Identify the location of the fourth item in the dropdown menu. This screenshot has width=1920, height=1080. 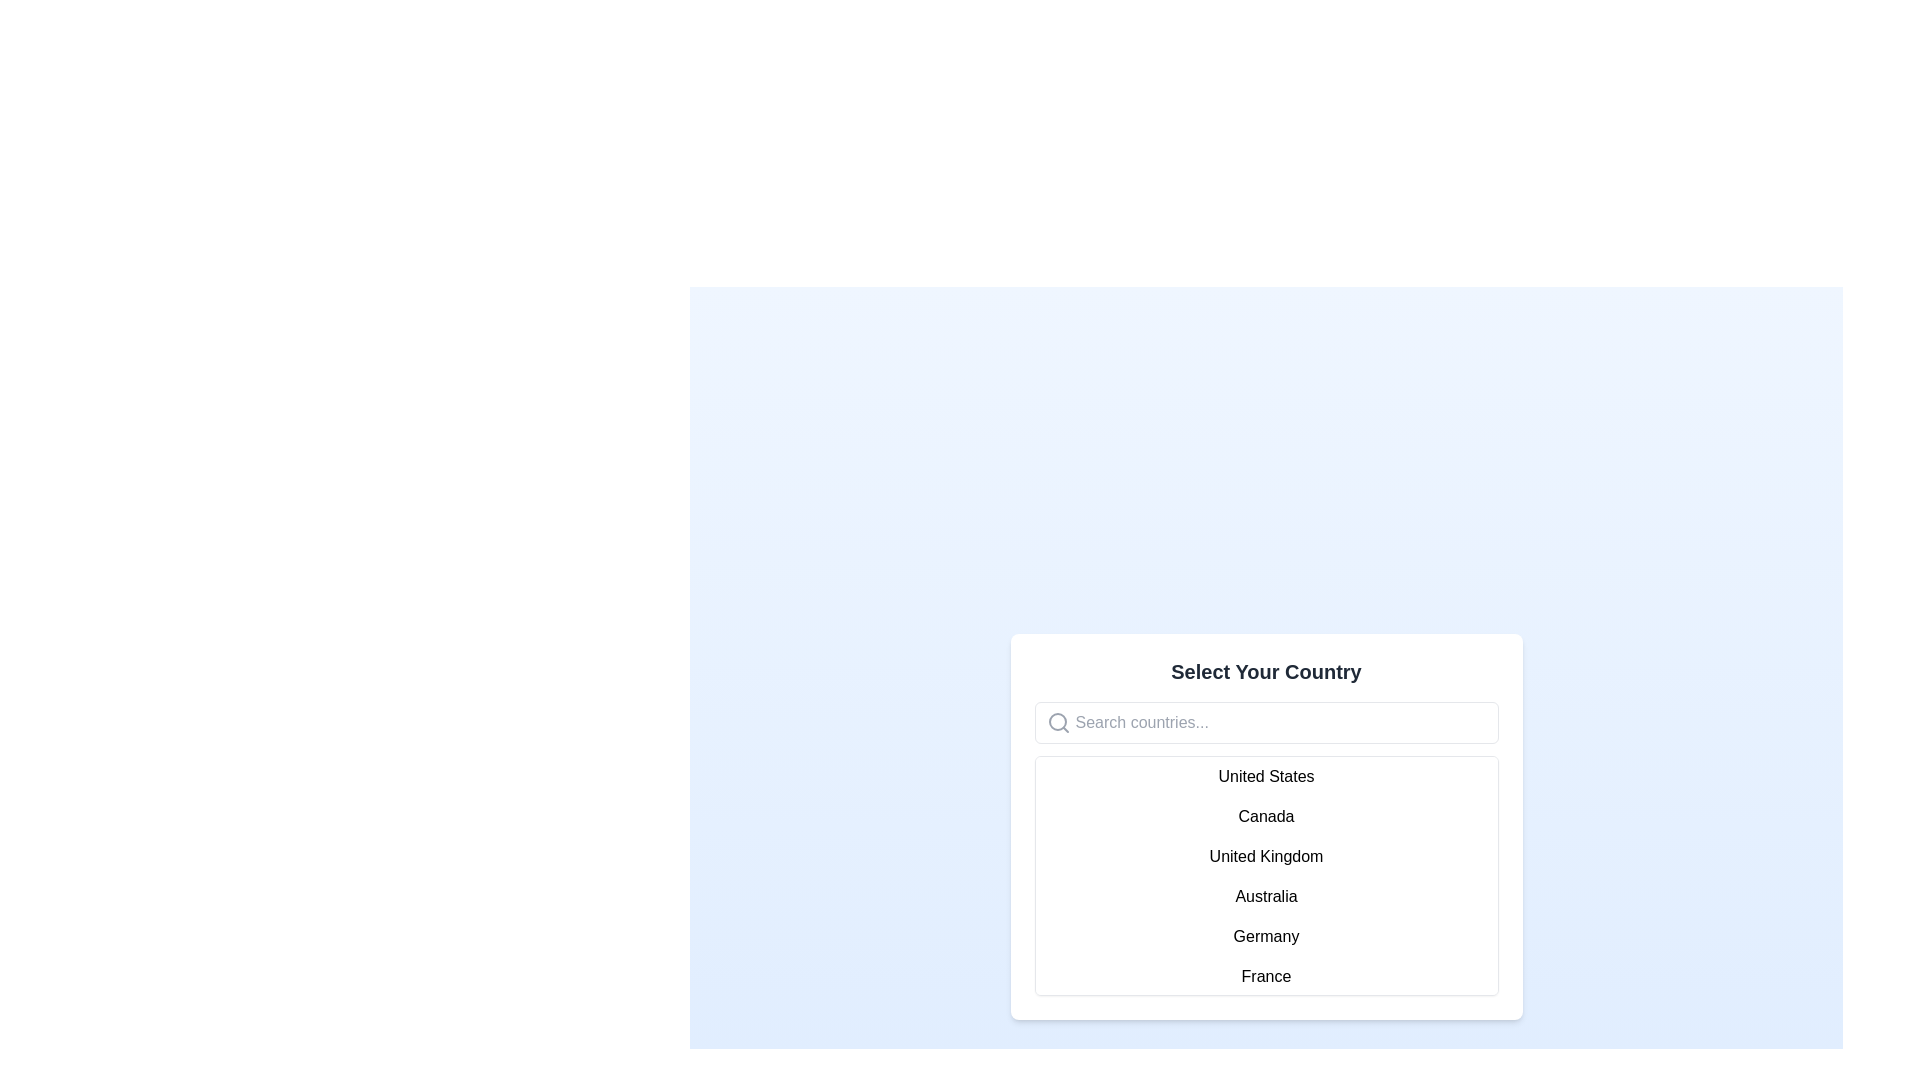
(1265, 896).